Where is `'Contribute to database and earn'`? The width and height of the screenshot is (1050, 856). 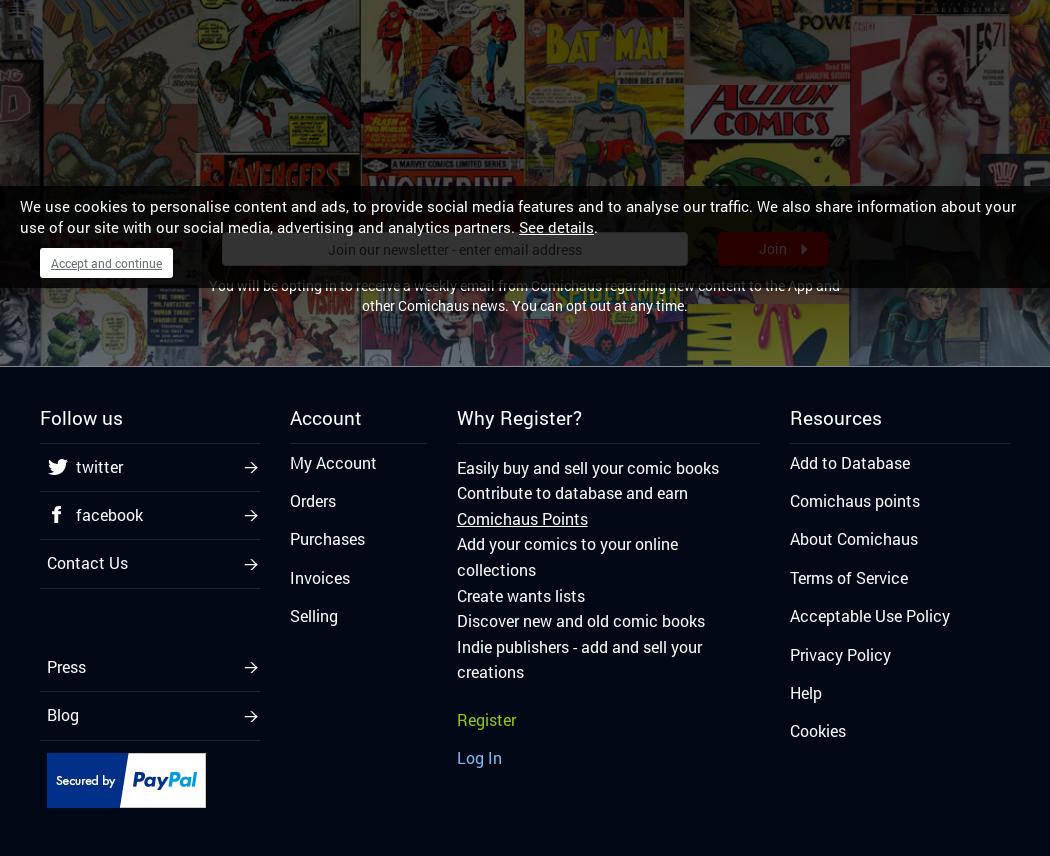 'Contribute to database and earn' is located at coordinates (570, 491).